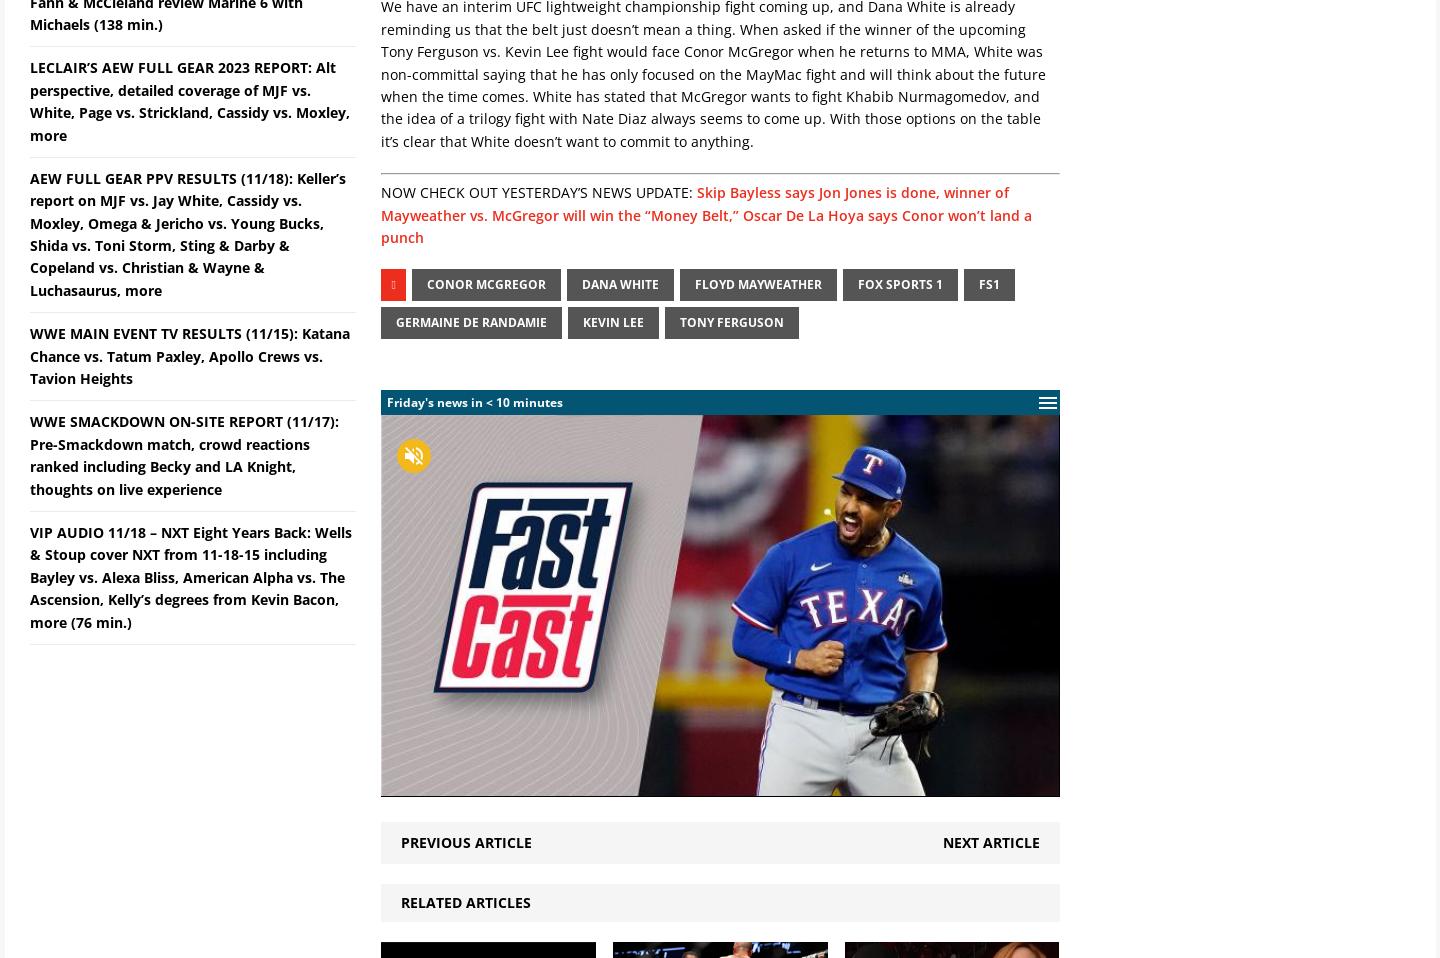 The image size is (1440, 958). What do you see at coordinates (942, 840) in the screenshot?
I see `'Next article'` at bounding box center [942, 840].